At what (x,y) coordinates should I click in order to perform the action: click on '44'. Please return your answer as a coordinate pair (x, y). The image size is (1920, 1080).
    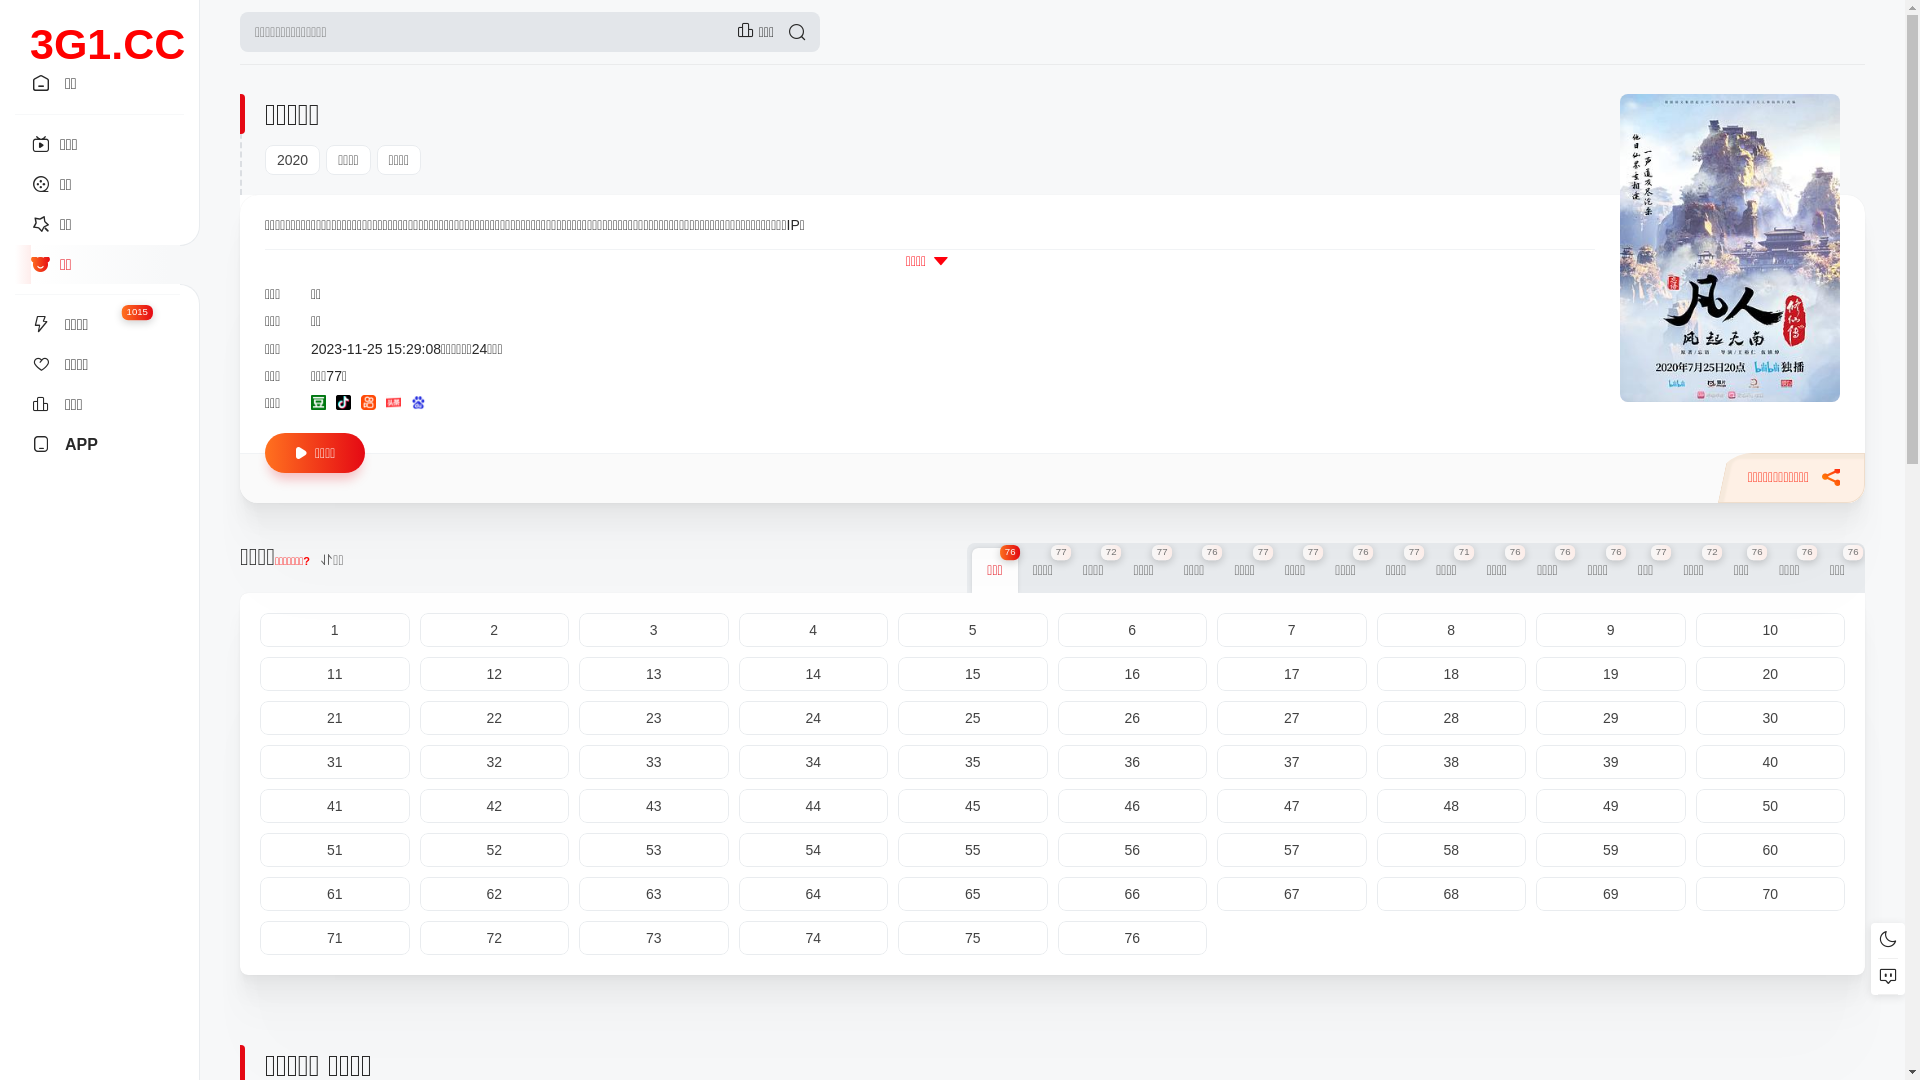
    Looking at the image, I should click on (812, 805).